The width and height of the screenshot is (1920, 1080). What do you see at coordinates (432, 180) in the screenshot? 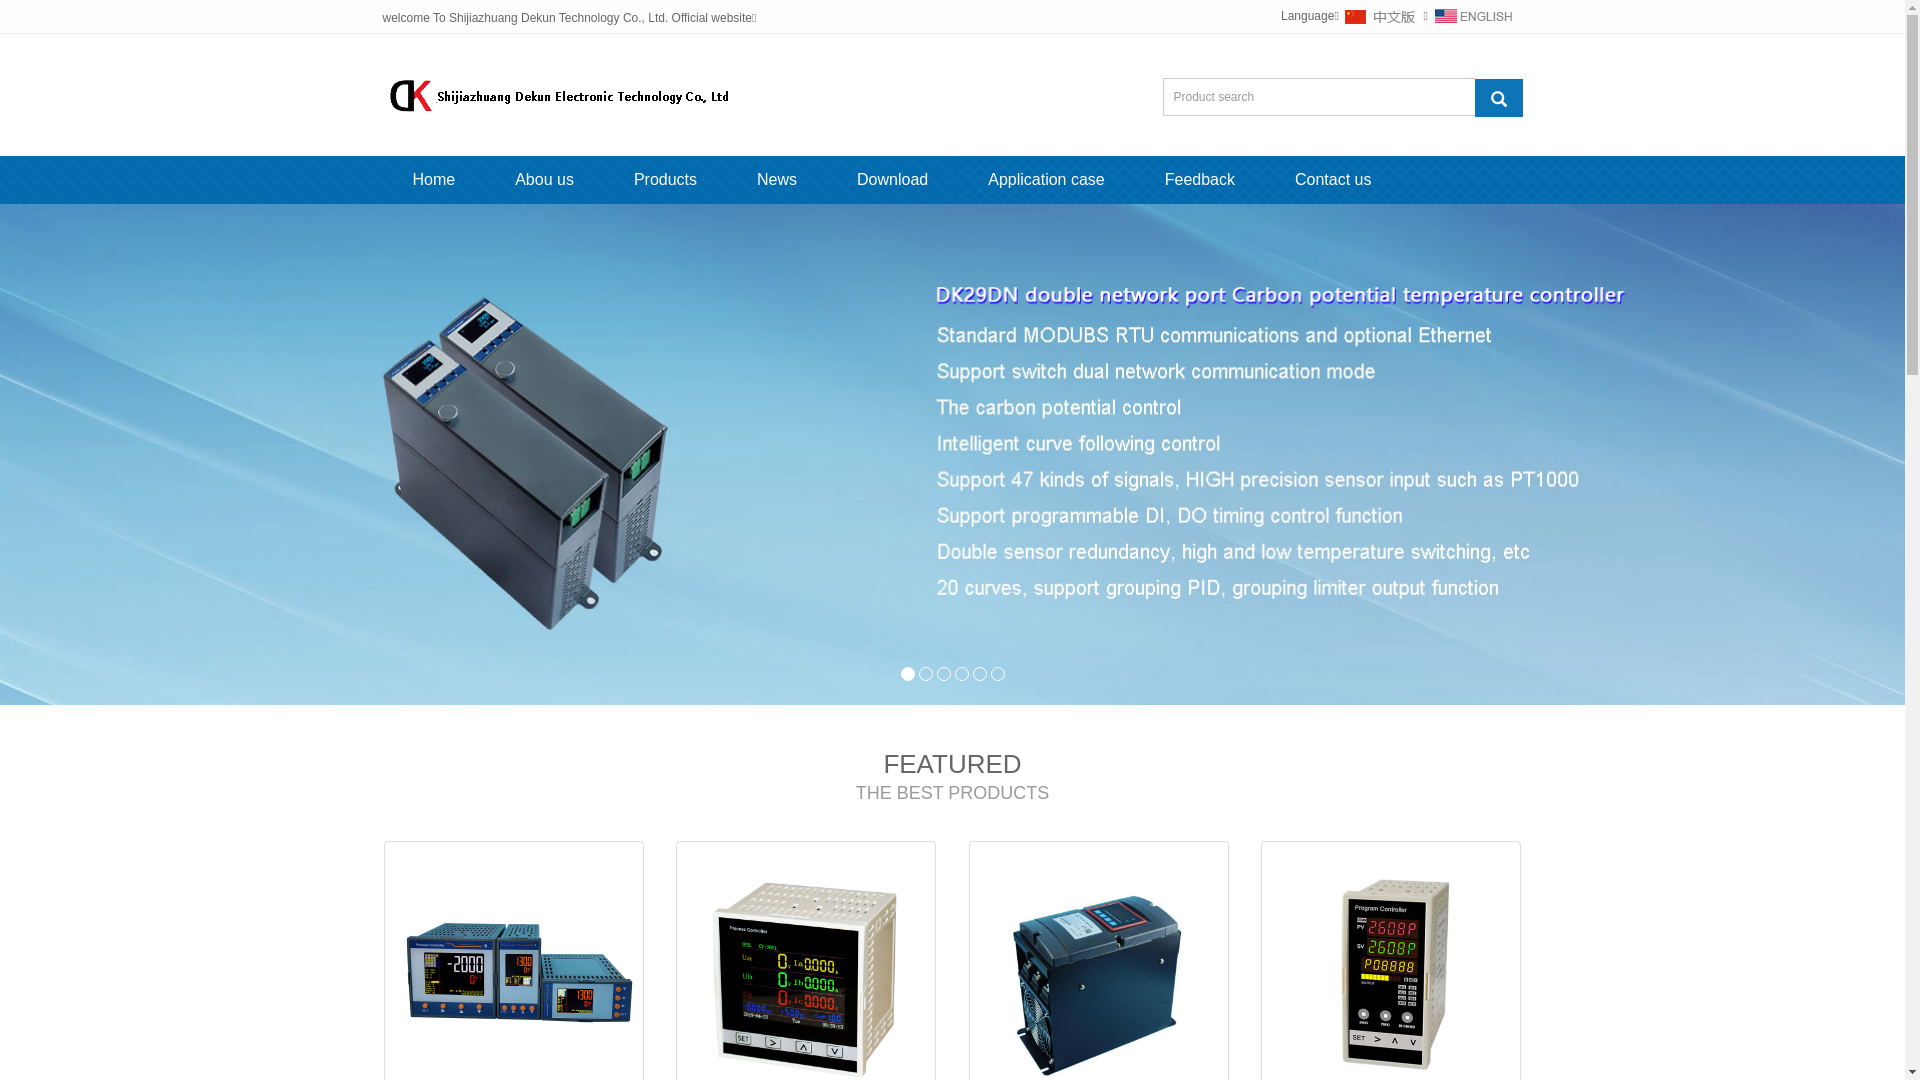
I see `'Home'` at bounding box center [432, 180].